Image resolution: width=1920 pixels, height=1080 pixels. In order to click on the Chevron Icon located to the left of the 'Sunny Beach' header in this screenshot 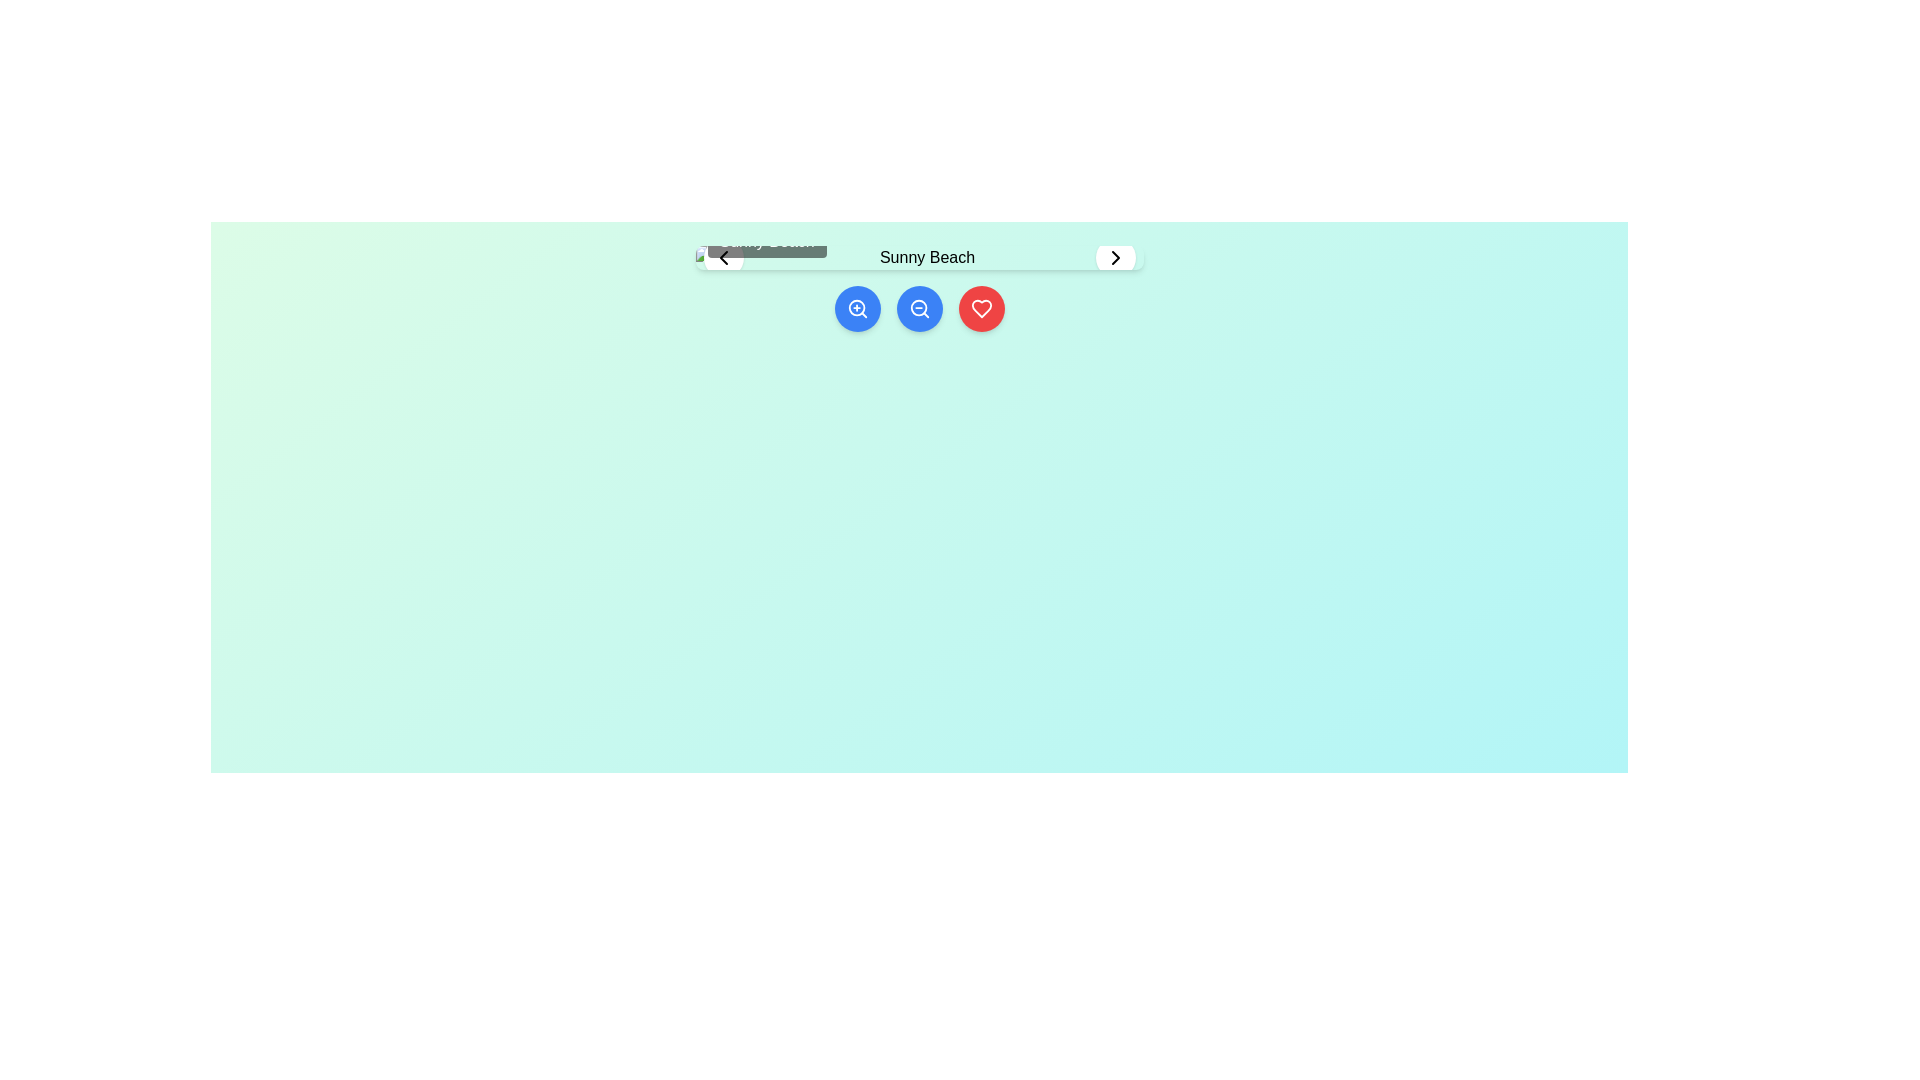, I will do `click(722, 257)`.